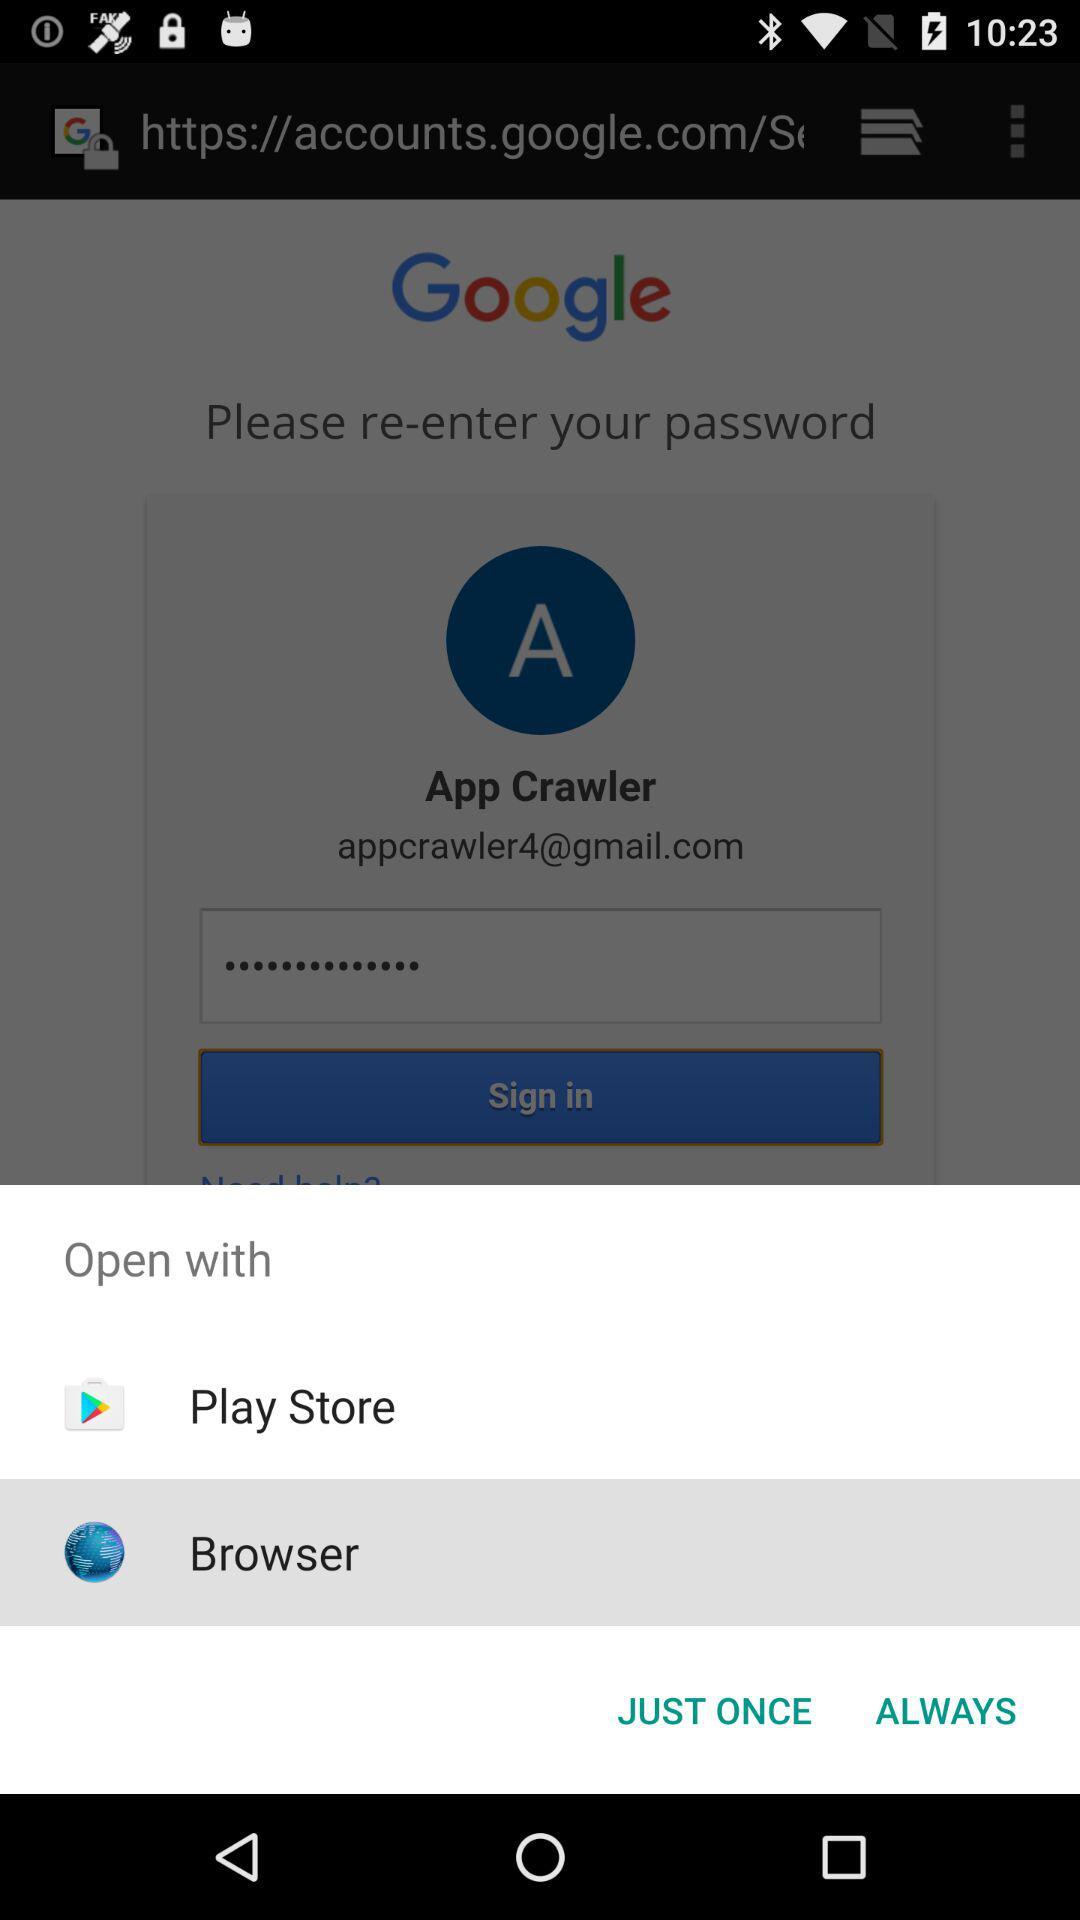  What do you see at coordinates (713, 1708) in the screenshot?
I see `the just once` at bounding box center [713, 1708].